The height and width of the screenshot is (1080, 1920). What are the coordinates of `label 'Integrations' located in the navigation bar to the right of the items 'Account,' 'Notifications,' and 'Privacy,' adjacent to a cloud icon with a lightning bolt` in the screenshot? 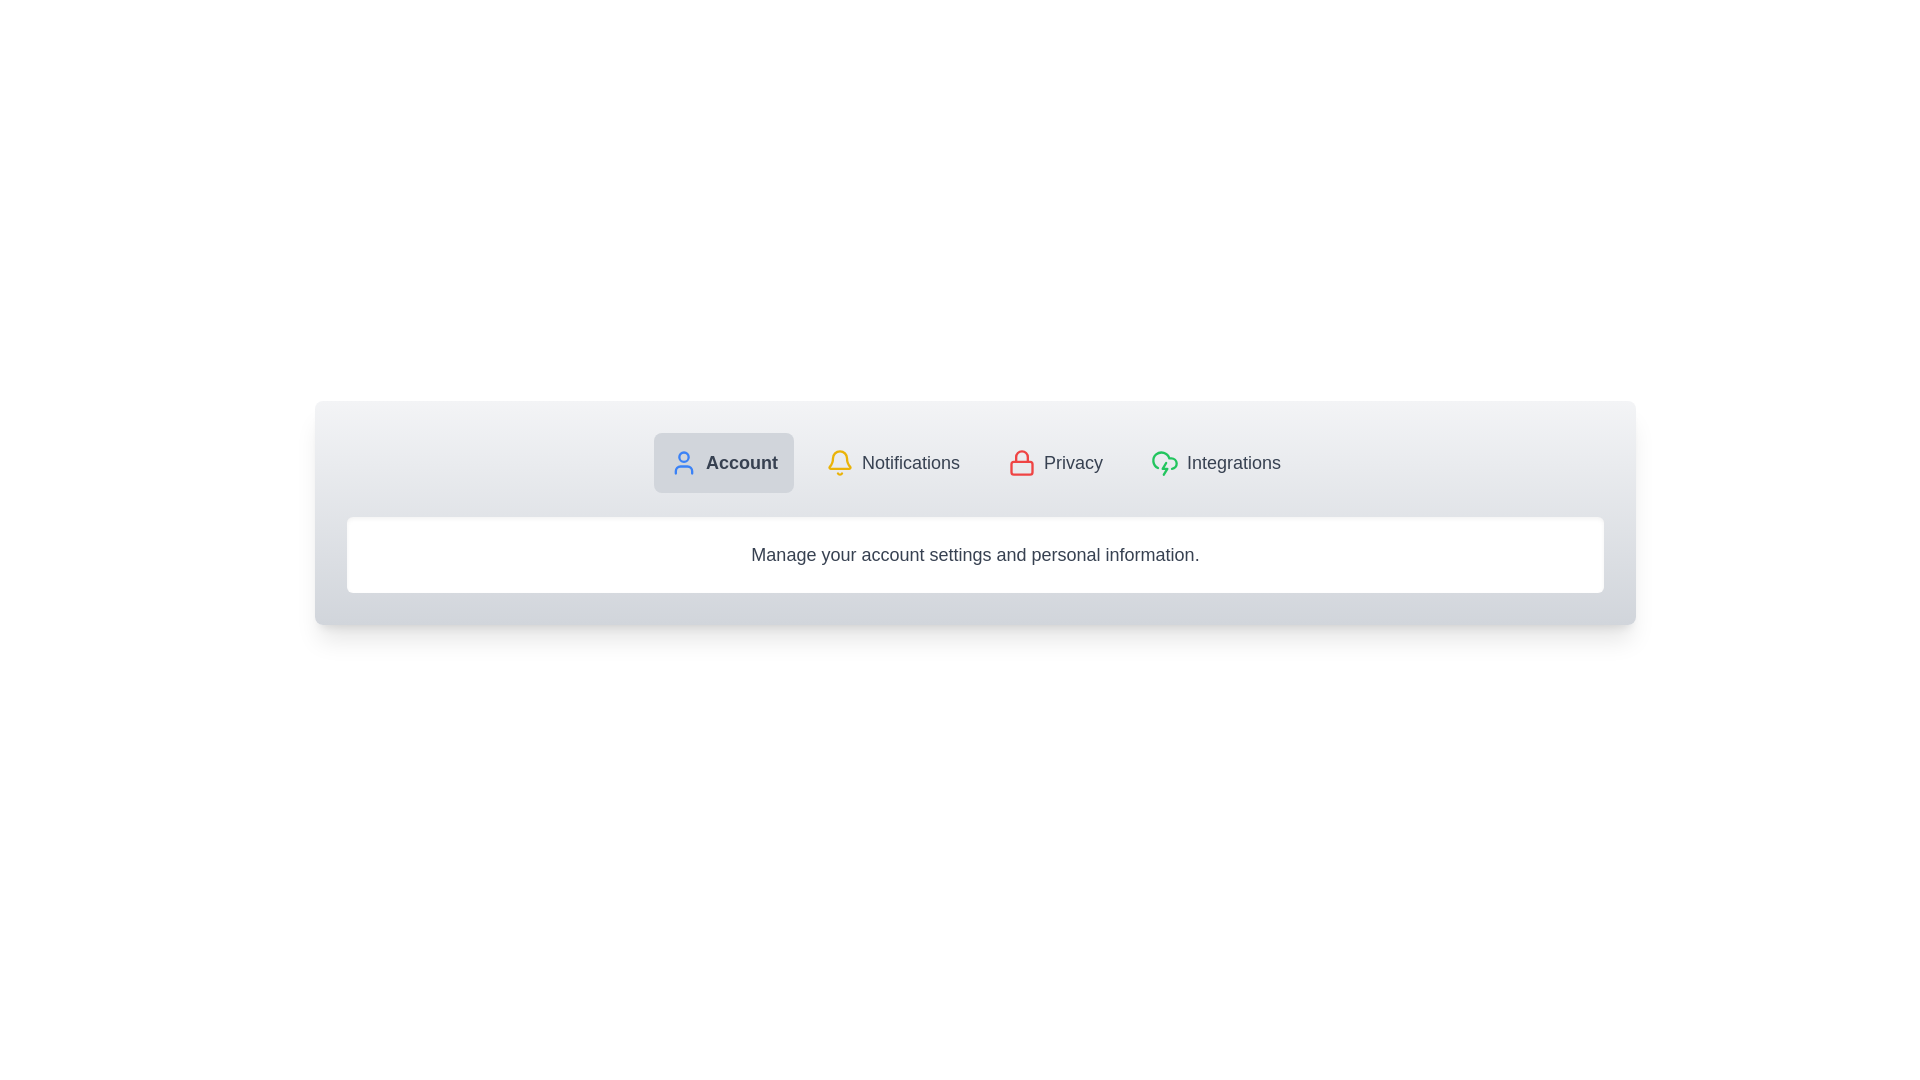 It's located at (1232, 462).